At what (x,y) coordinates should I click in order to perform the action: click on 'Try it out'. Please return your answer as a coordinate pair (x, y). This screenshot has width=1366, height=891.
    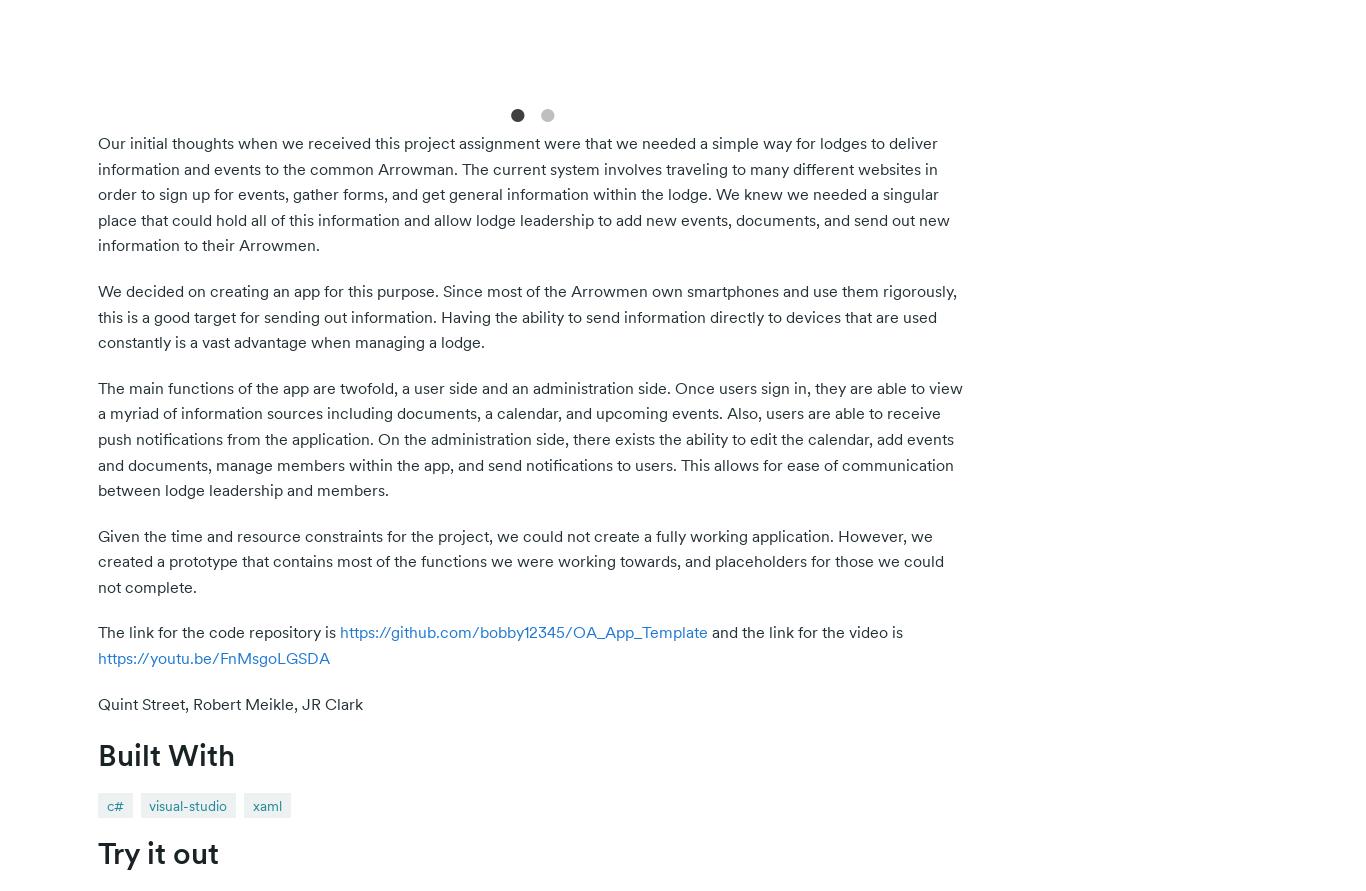
    Looking at the image, I should click on (157, 852).